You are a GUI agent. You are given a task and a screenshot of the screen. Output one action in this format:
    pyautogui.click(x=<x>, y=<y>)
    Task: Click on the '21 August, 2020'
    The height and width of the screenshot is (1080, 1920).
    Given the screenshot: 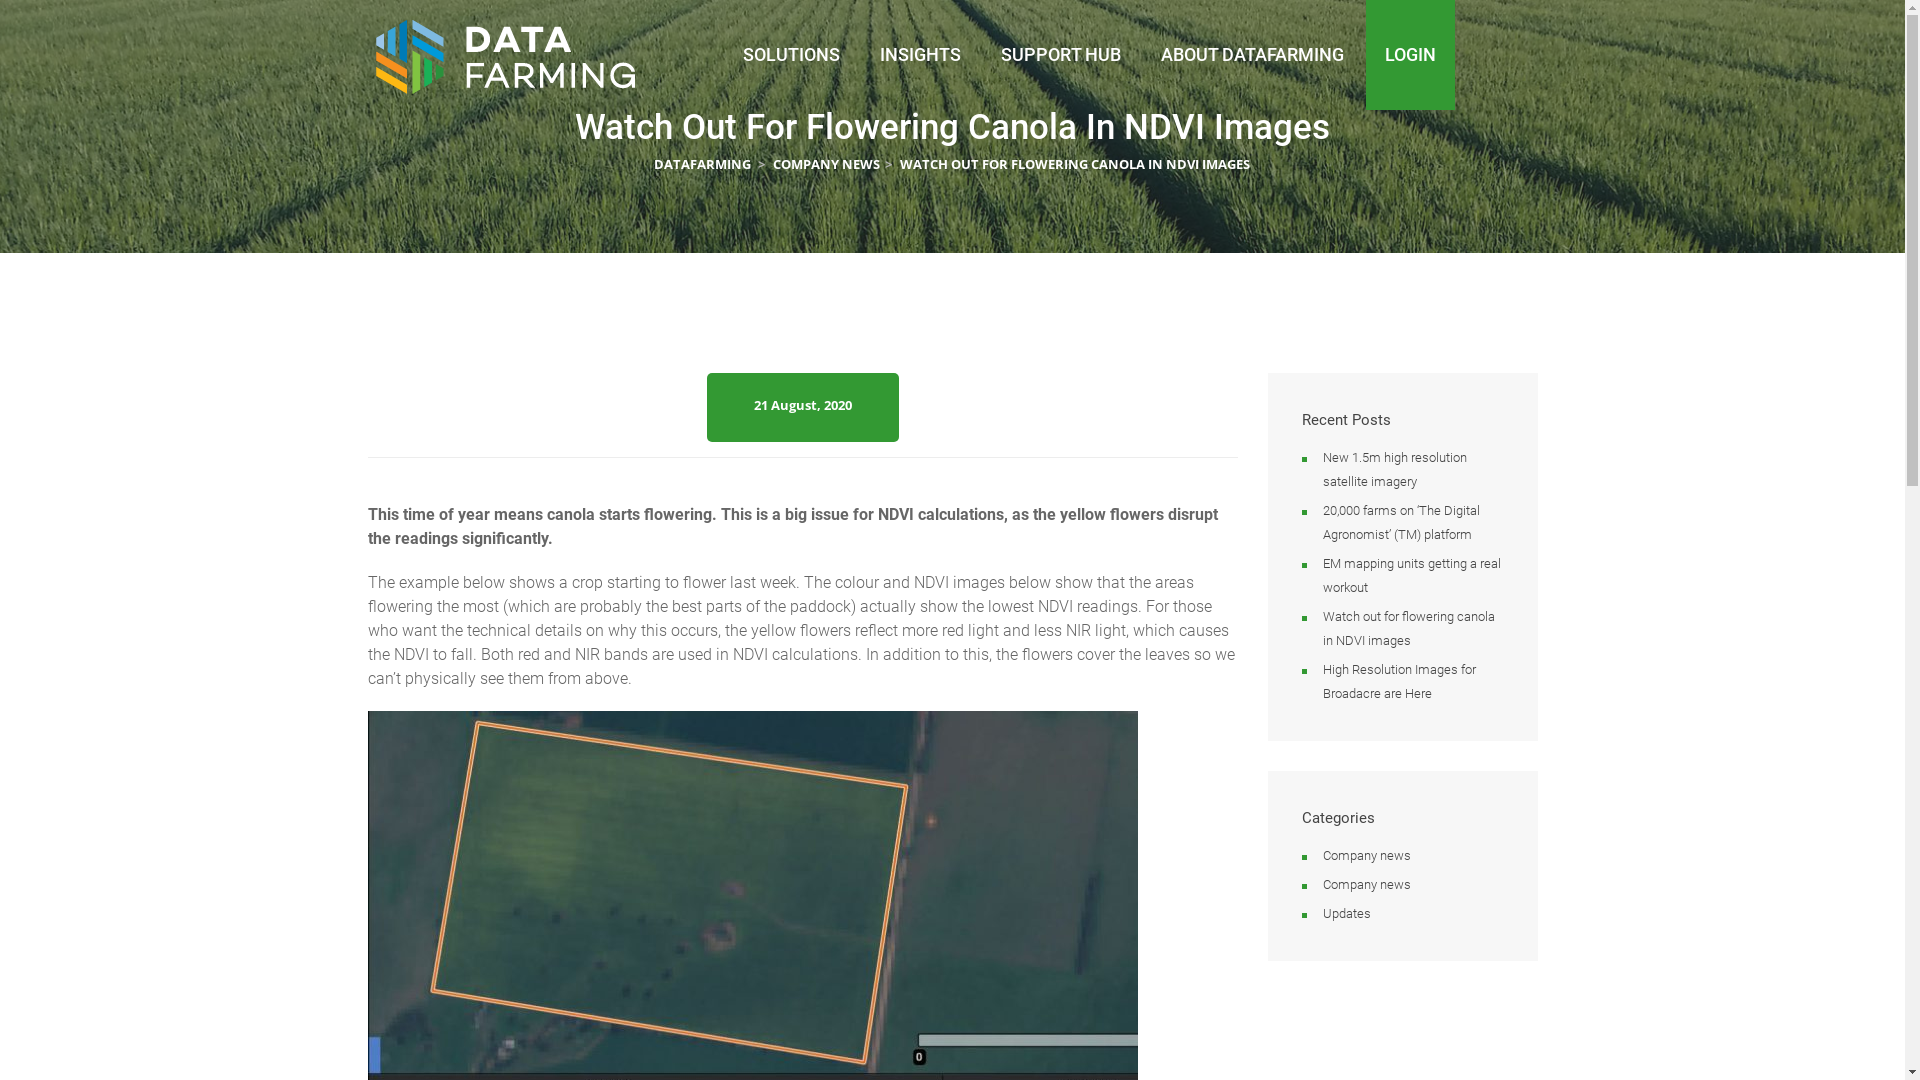 What is the action you would take?
    pyautogui.click(x=802, y=405)
    